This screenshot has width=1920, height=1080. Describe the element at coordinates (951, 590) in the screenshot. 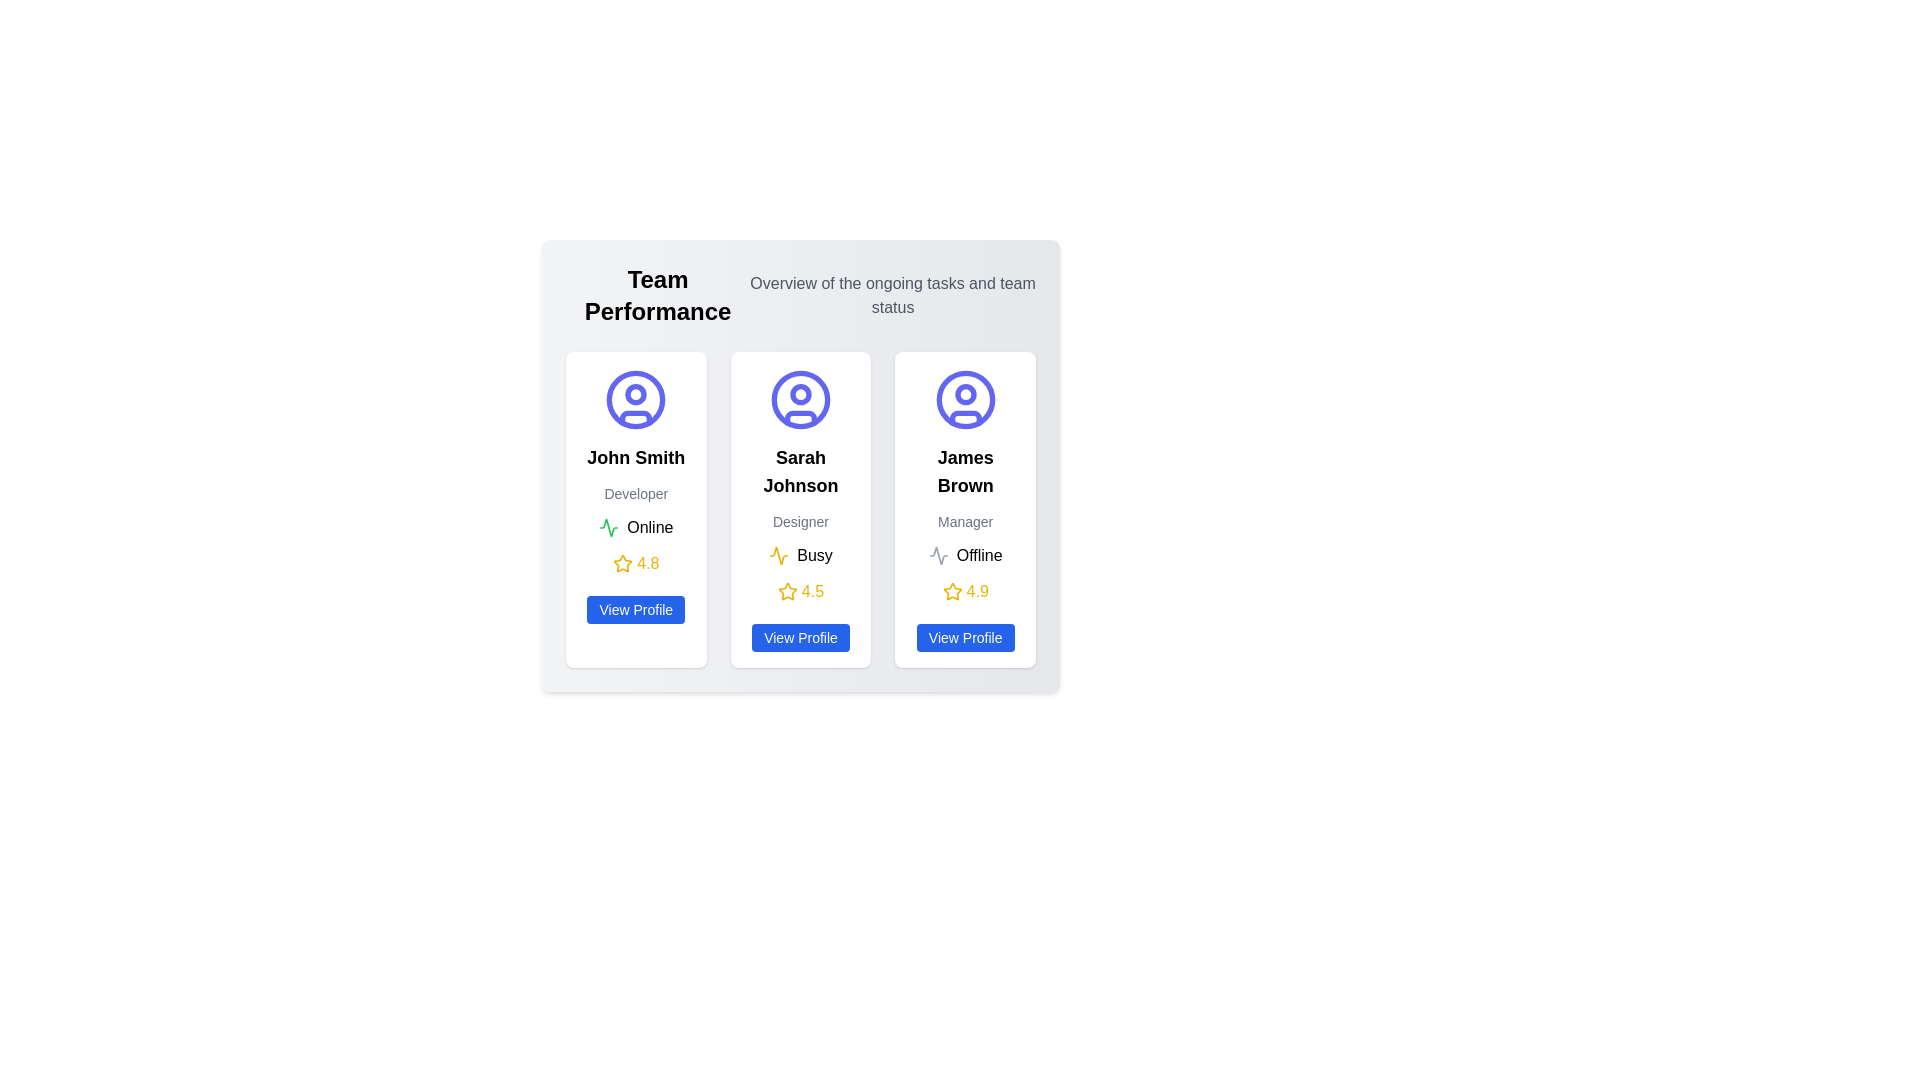

I see `the star icon representing the rating for 'James Brown', located in the third column of the main layout, adjacent to the numeric text '4.9'` at that location.